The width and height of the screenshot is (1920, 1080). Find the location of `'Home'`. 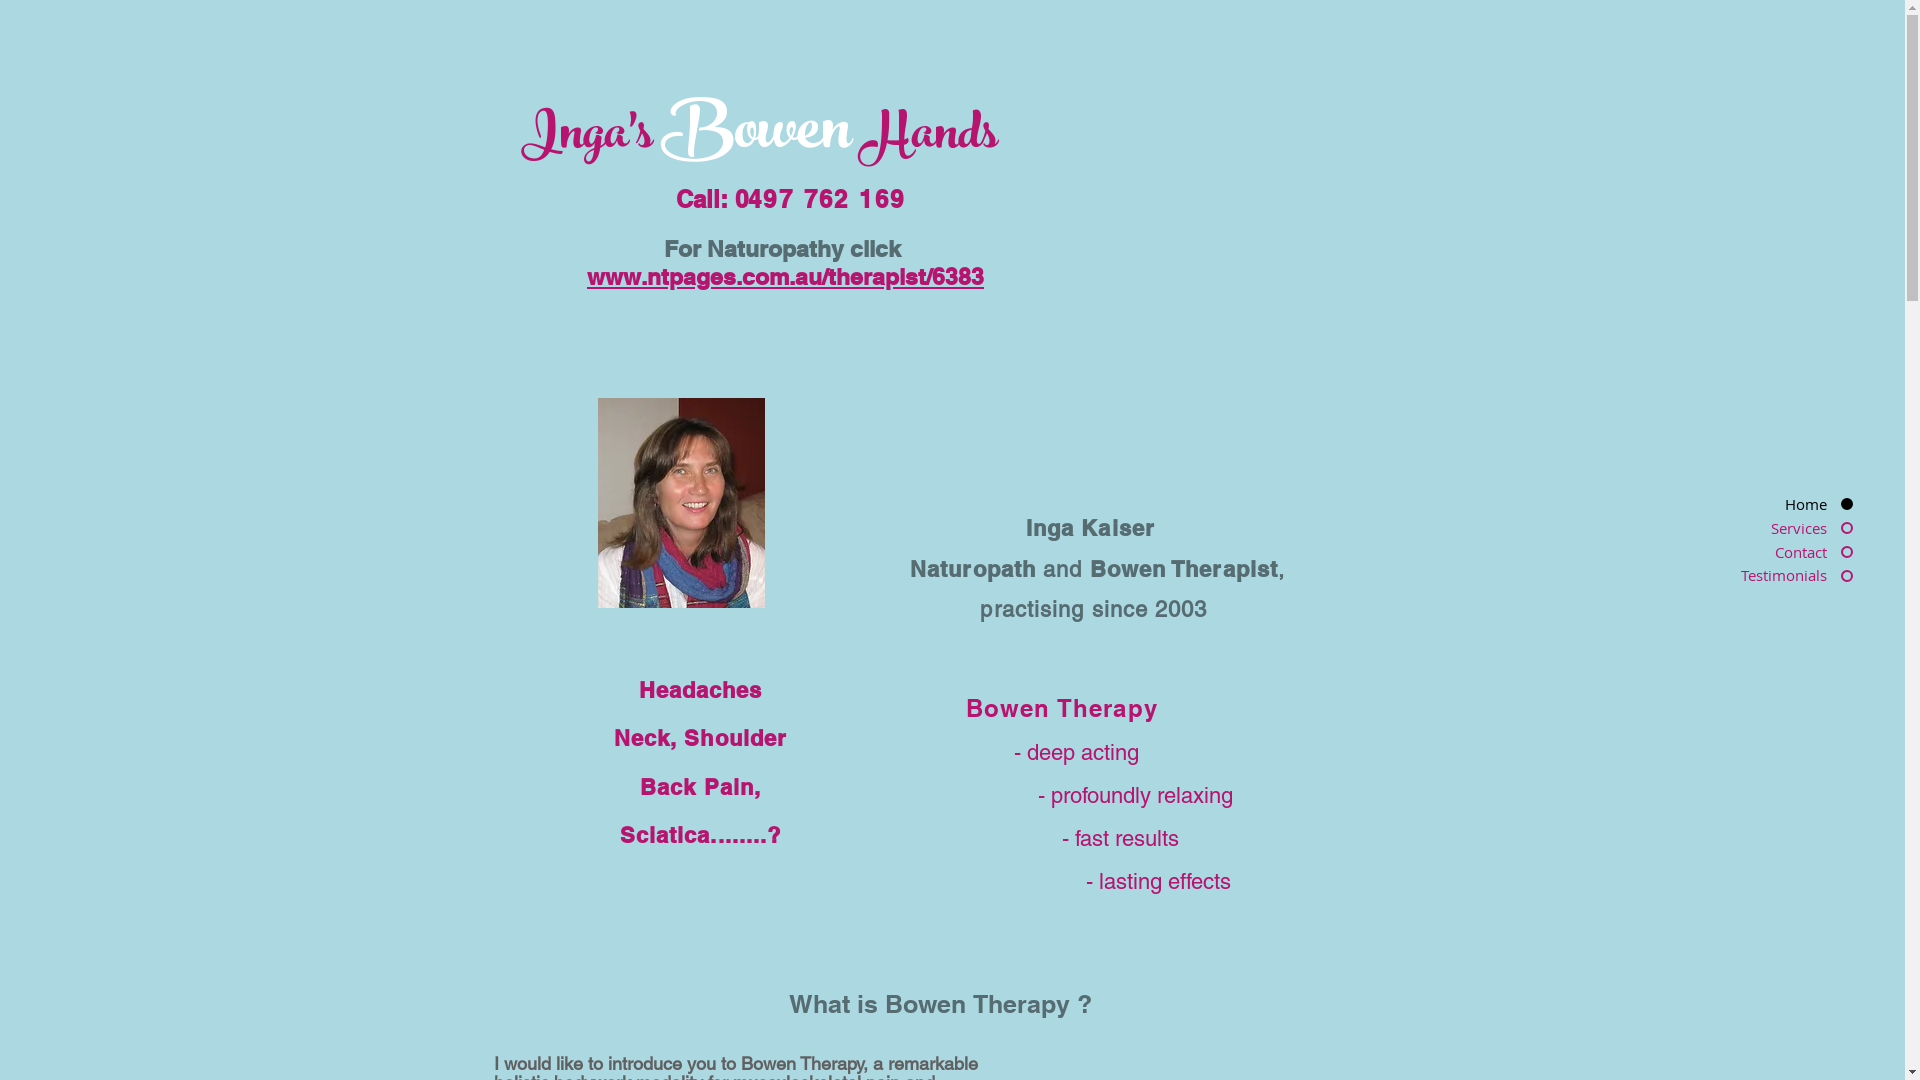

'Home' is located at coordinates (1771, 503).